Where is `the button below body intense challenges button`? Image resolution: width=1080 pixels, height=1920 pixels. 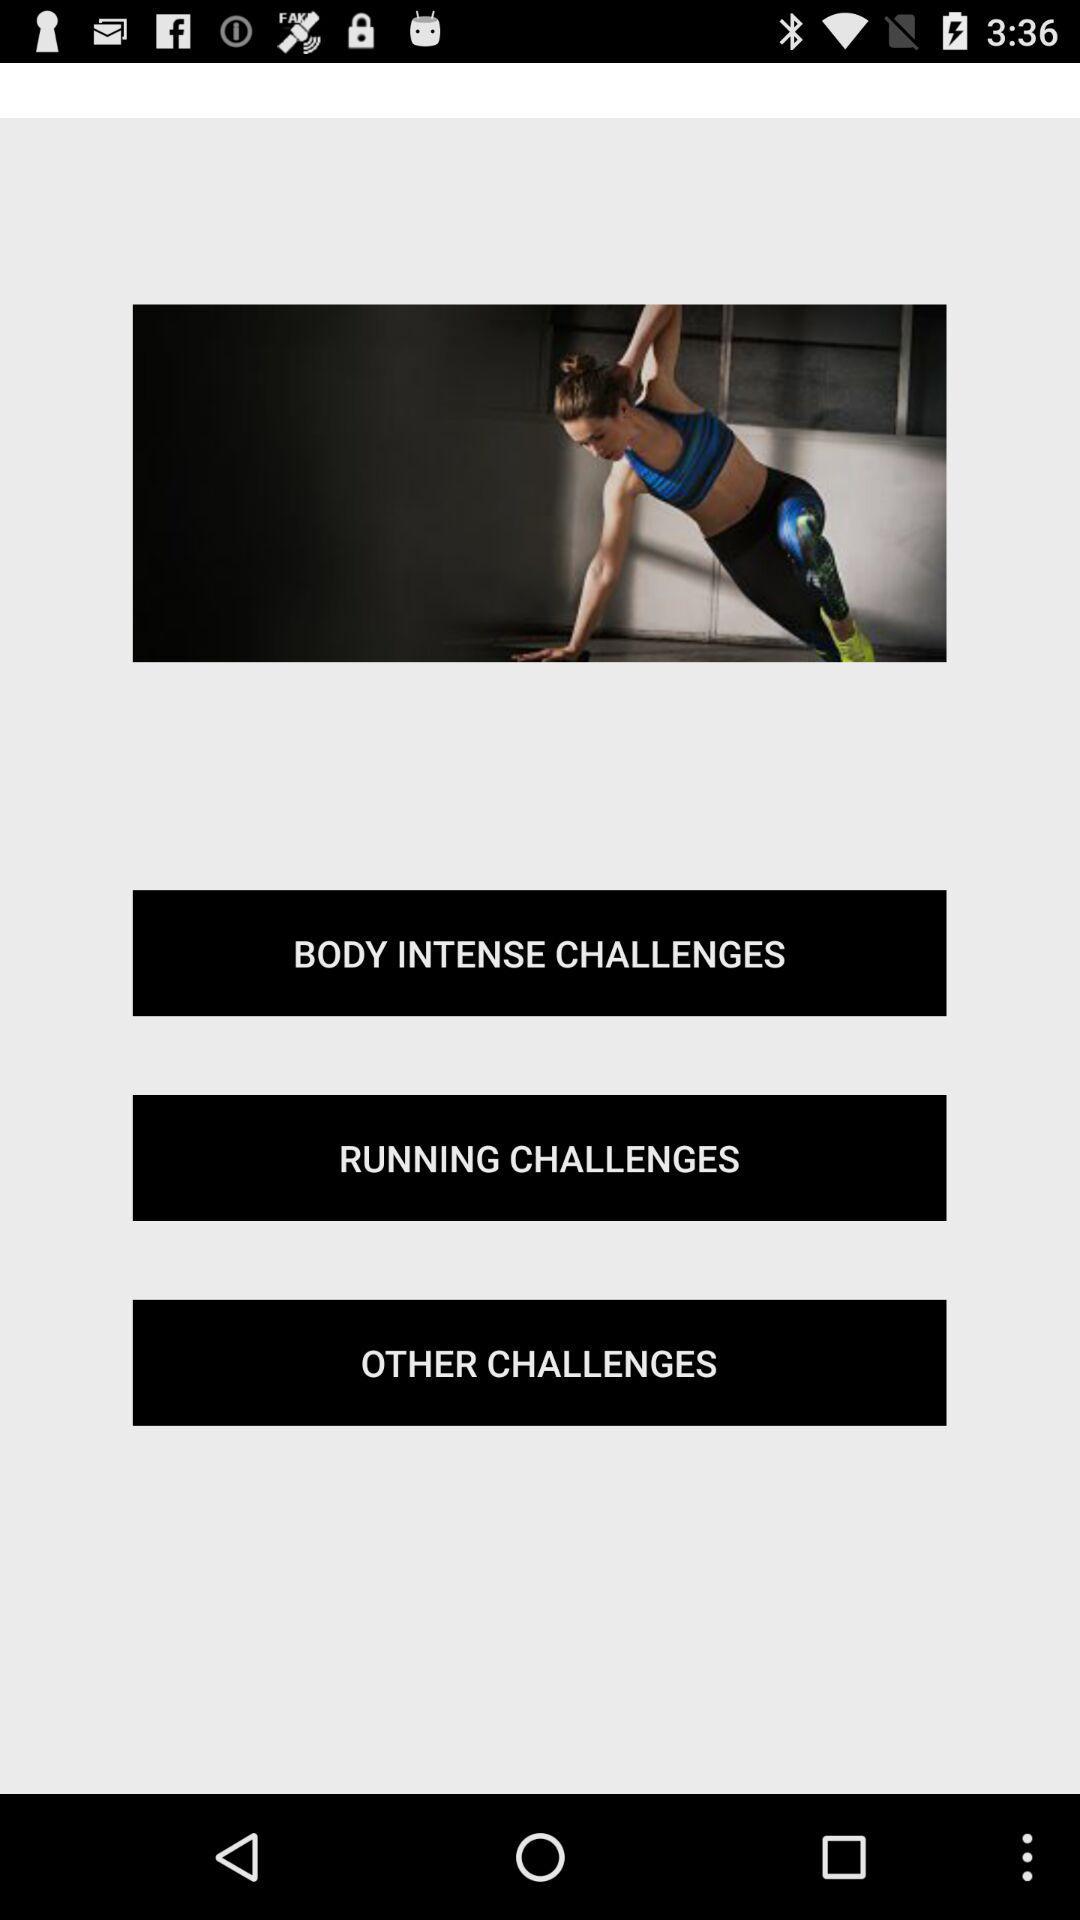 the button below body intense challenges button is located at coordinates (538, 1157).